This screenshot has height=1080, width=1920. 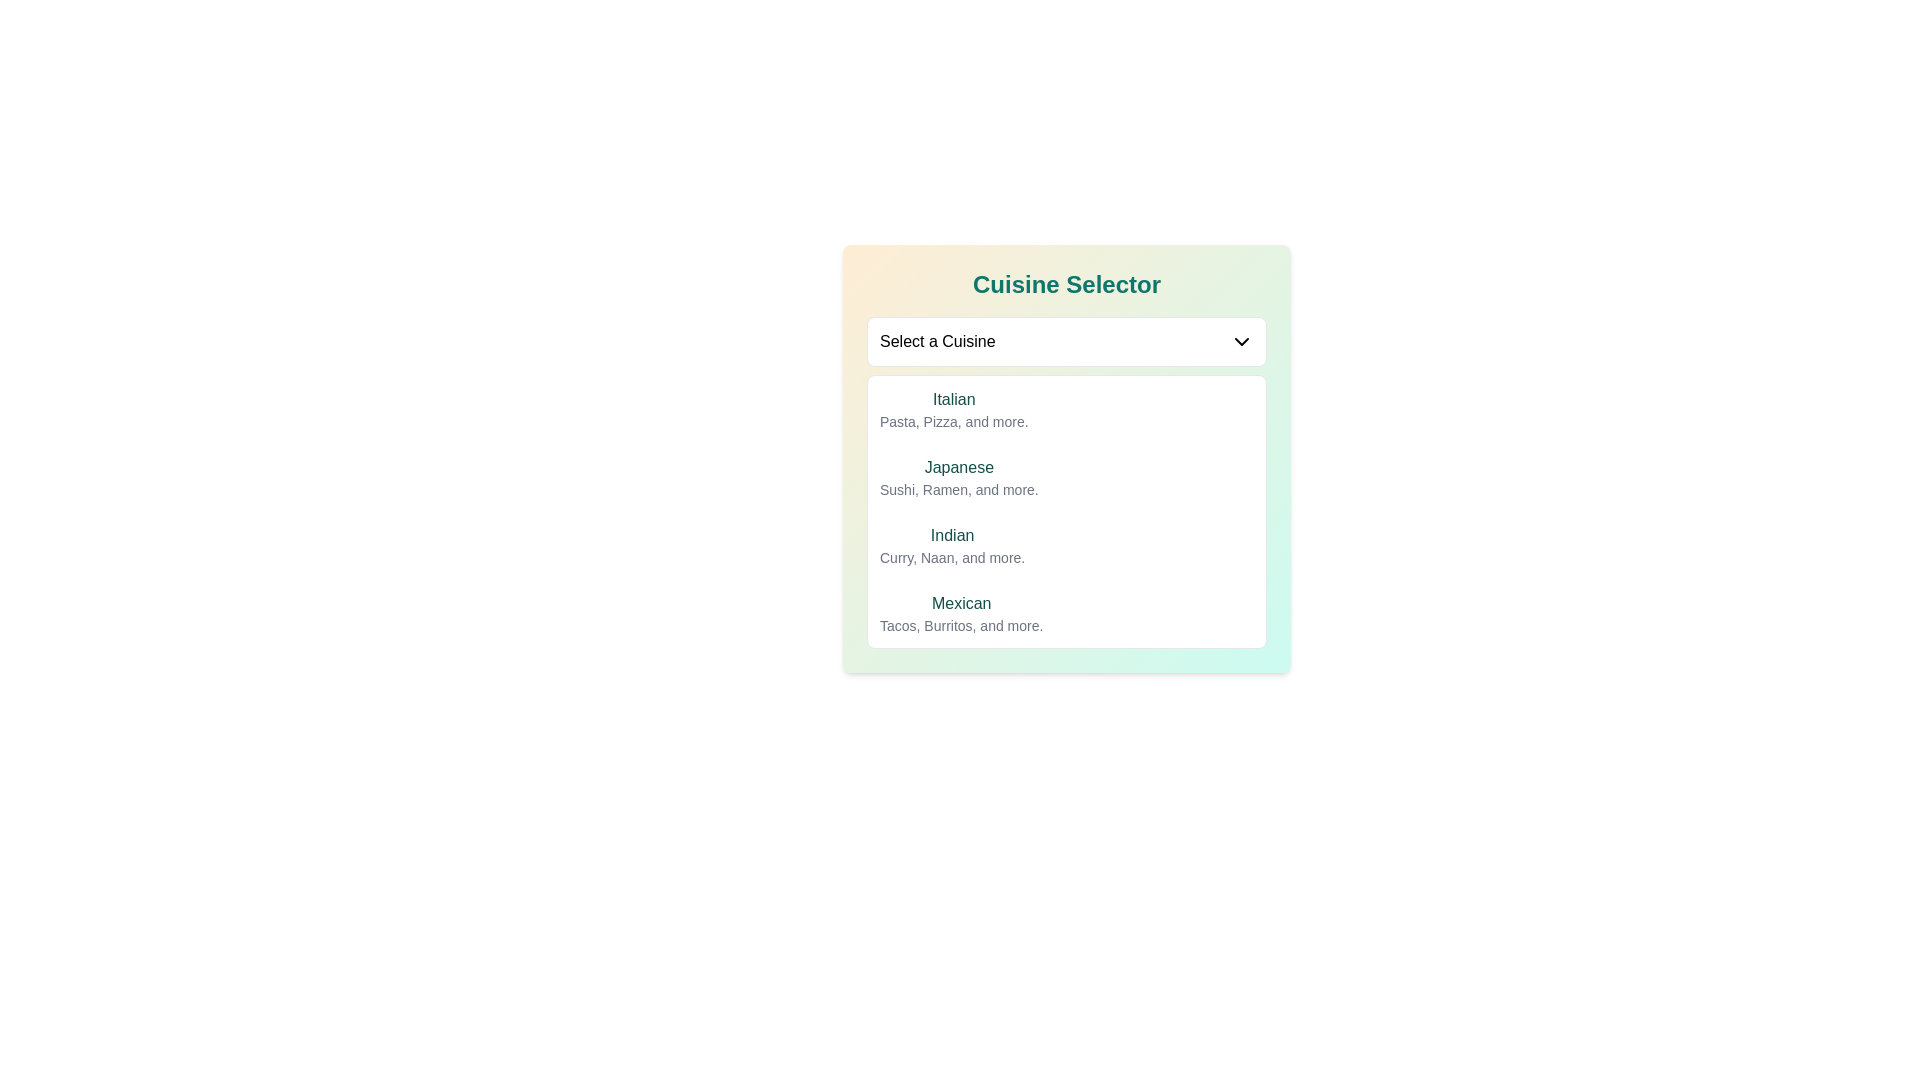 What do you see at coordinates (1065, 459) in the screenshot?
I see `the 'Japanese' option in the 'Select a Cuisine' dropdown menu` at bounding box center [1065, 459].